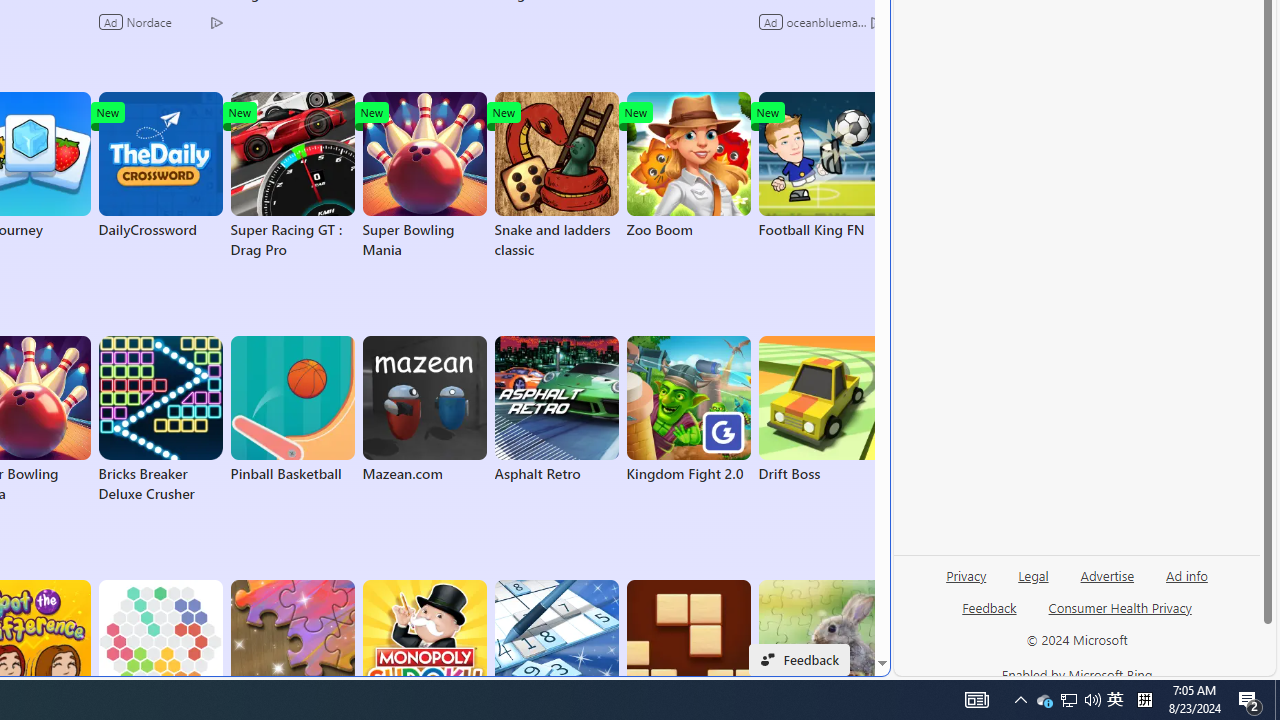  I want to click on 'Pinball Basketball', so click(291, 409).